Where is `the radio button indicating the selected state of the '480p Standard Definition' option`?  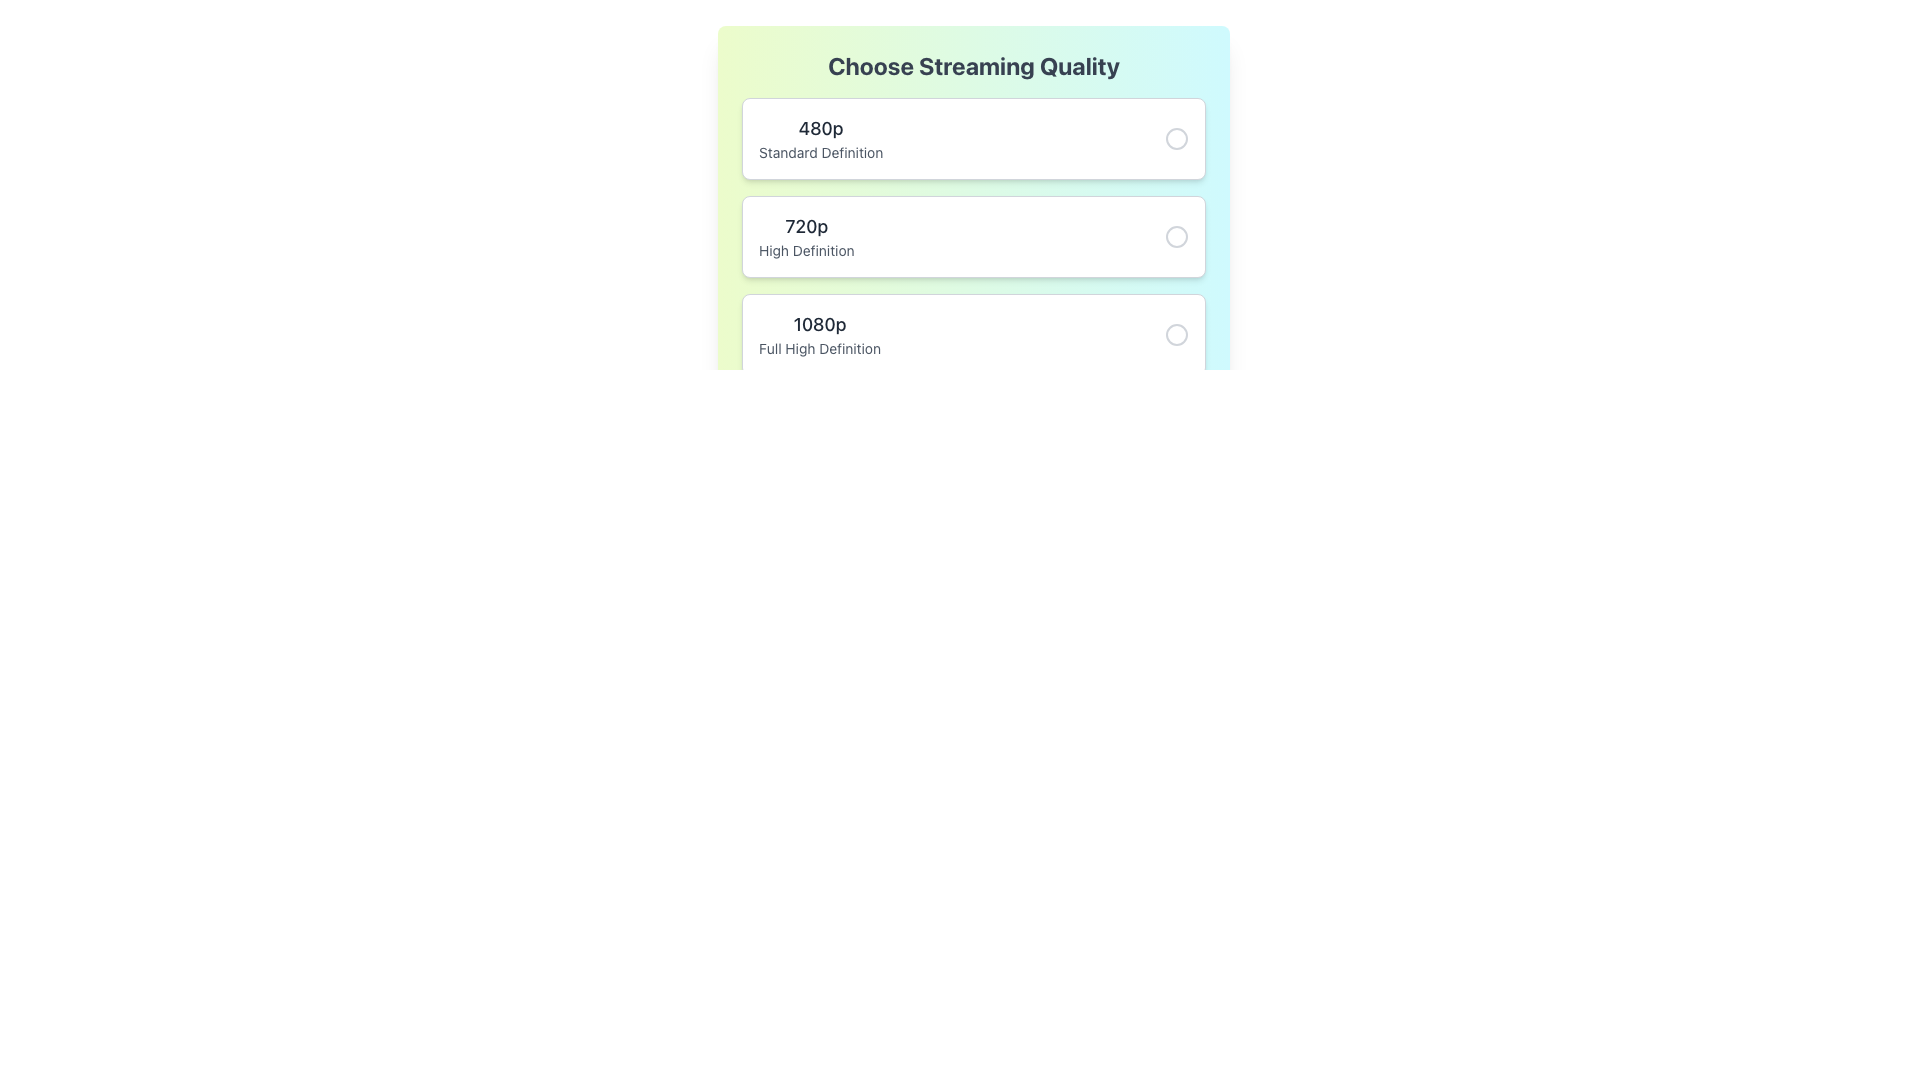
the radio button indicating the selected state of the '480p Standard Definition' option is located at coordinates (1176, 137).